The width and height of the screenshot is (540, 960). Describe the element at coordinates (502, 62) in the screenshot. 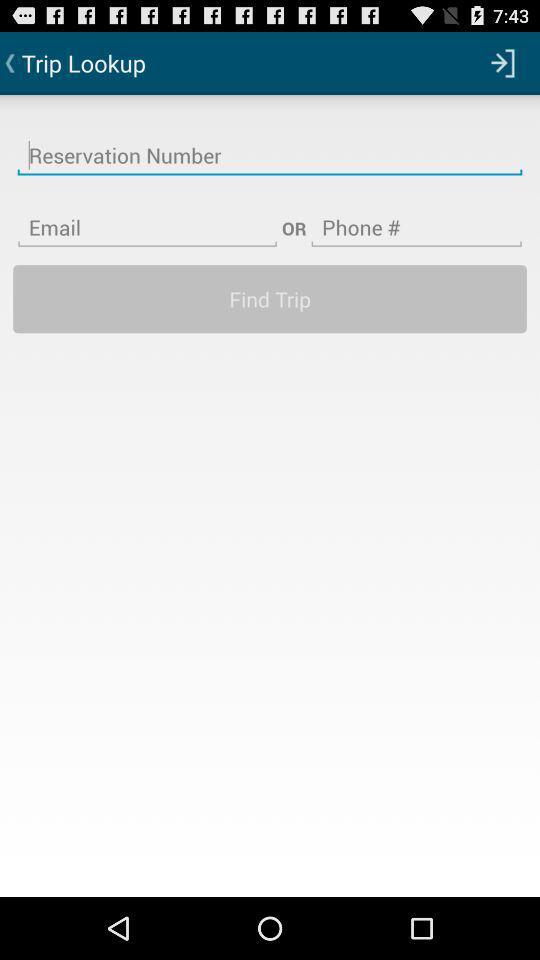

I see `the app next to trip lookup app` at that location.